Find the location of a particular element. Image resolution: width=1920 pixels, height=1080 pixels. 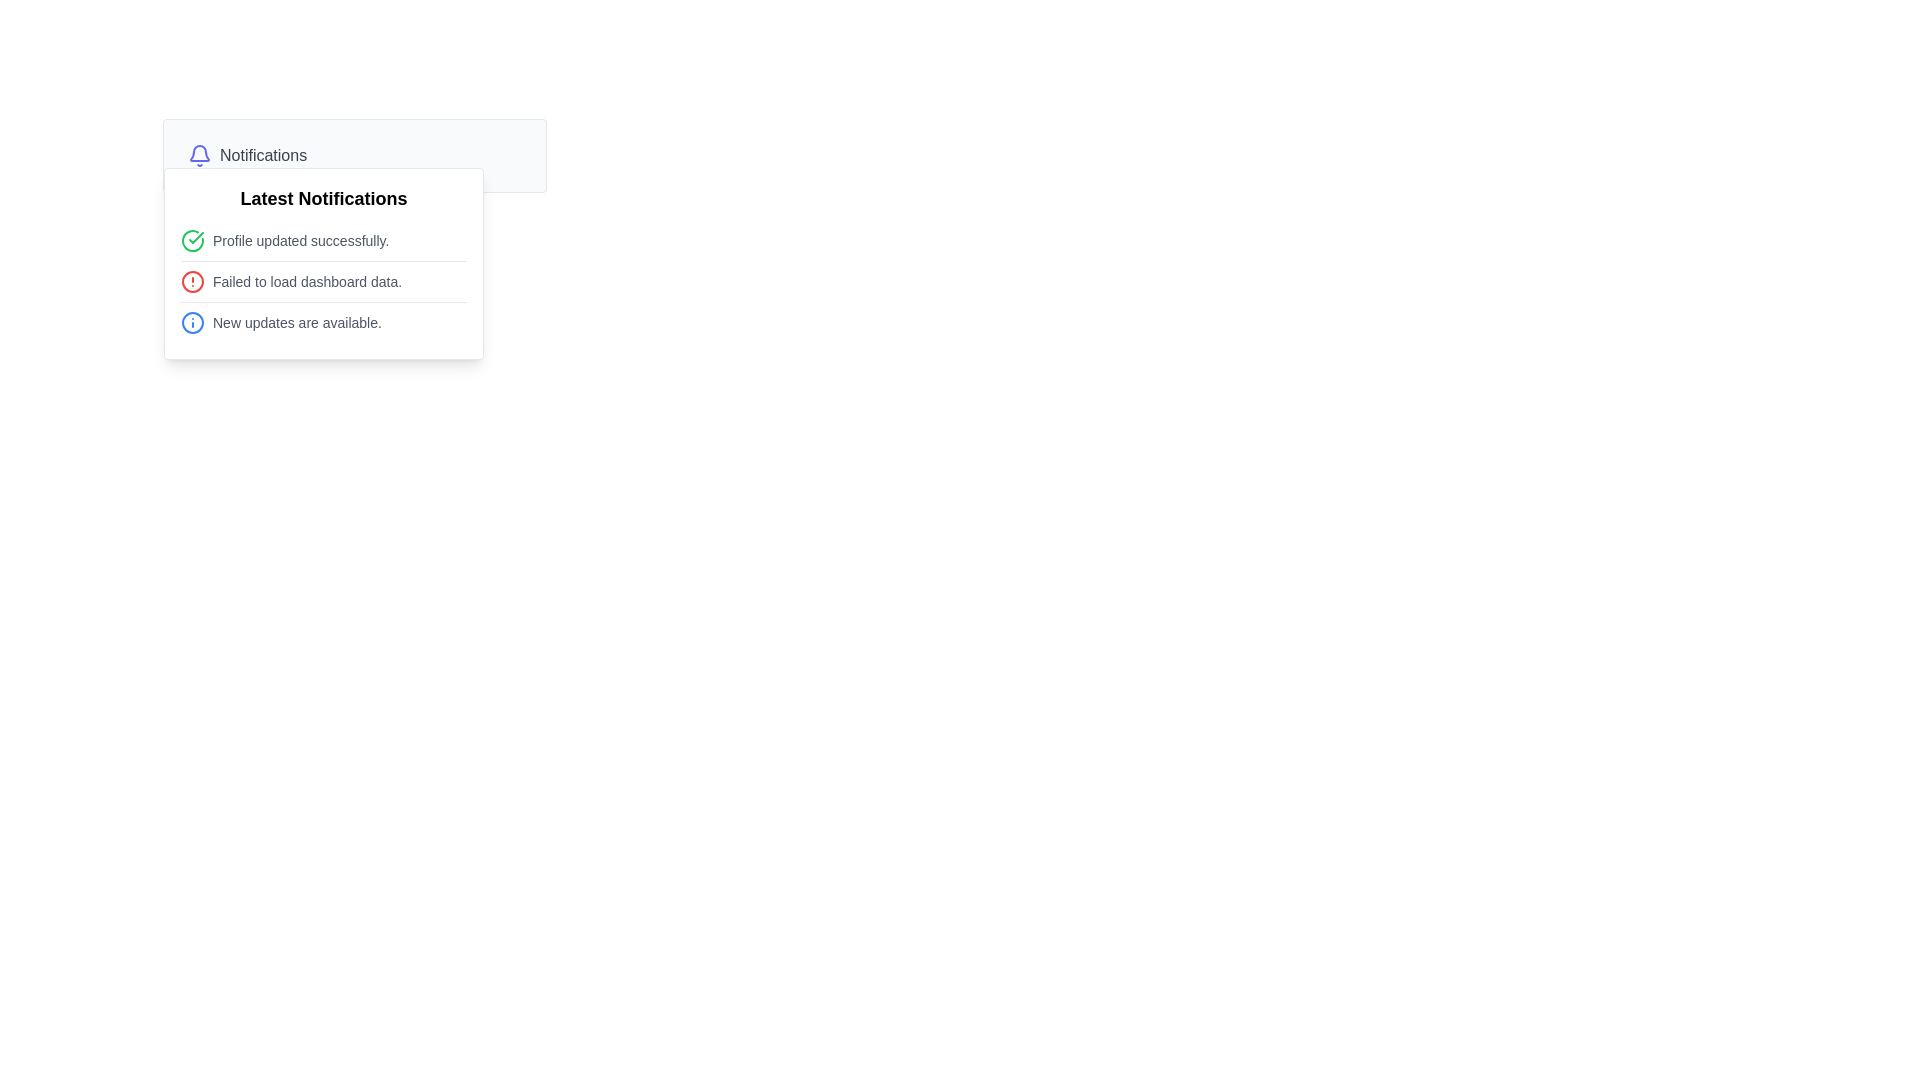

the success status icon located in the top-left corner of the notification area that indicates 'Profile updated successfully' is located at coordinates (192, 239).